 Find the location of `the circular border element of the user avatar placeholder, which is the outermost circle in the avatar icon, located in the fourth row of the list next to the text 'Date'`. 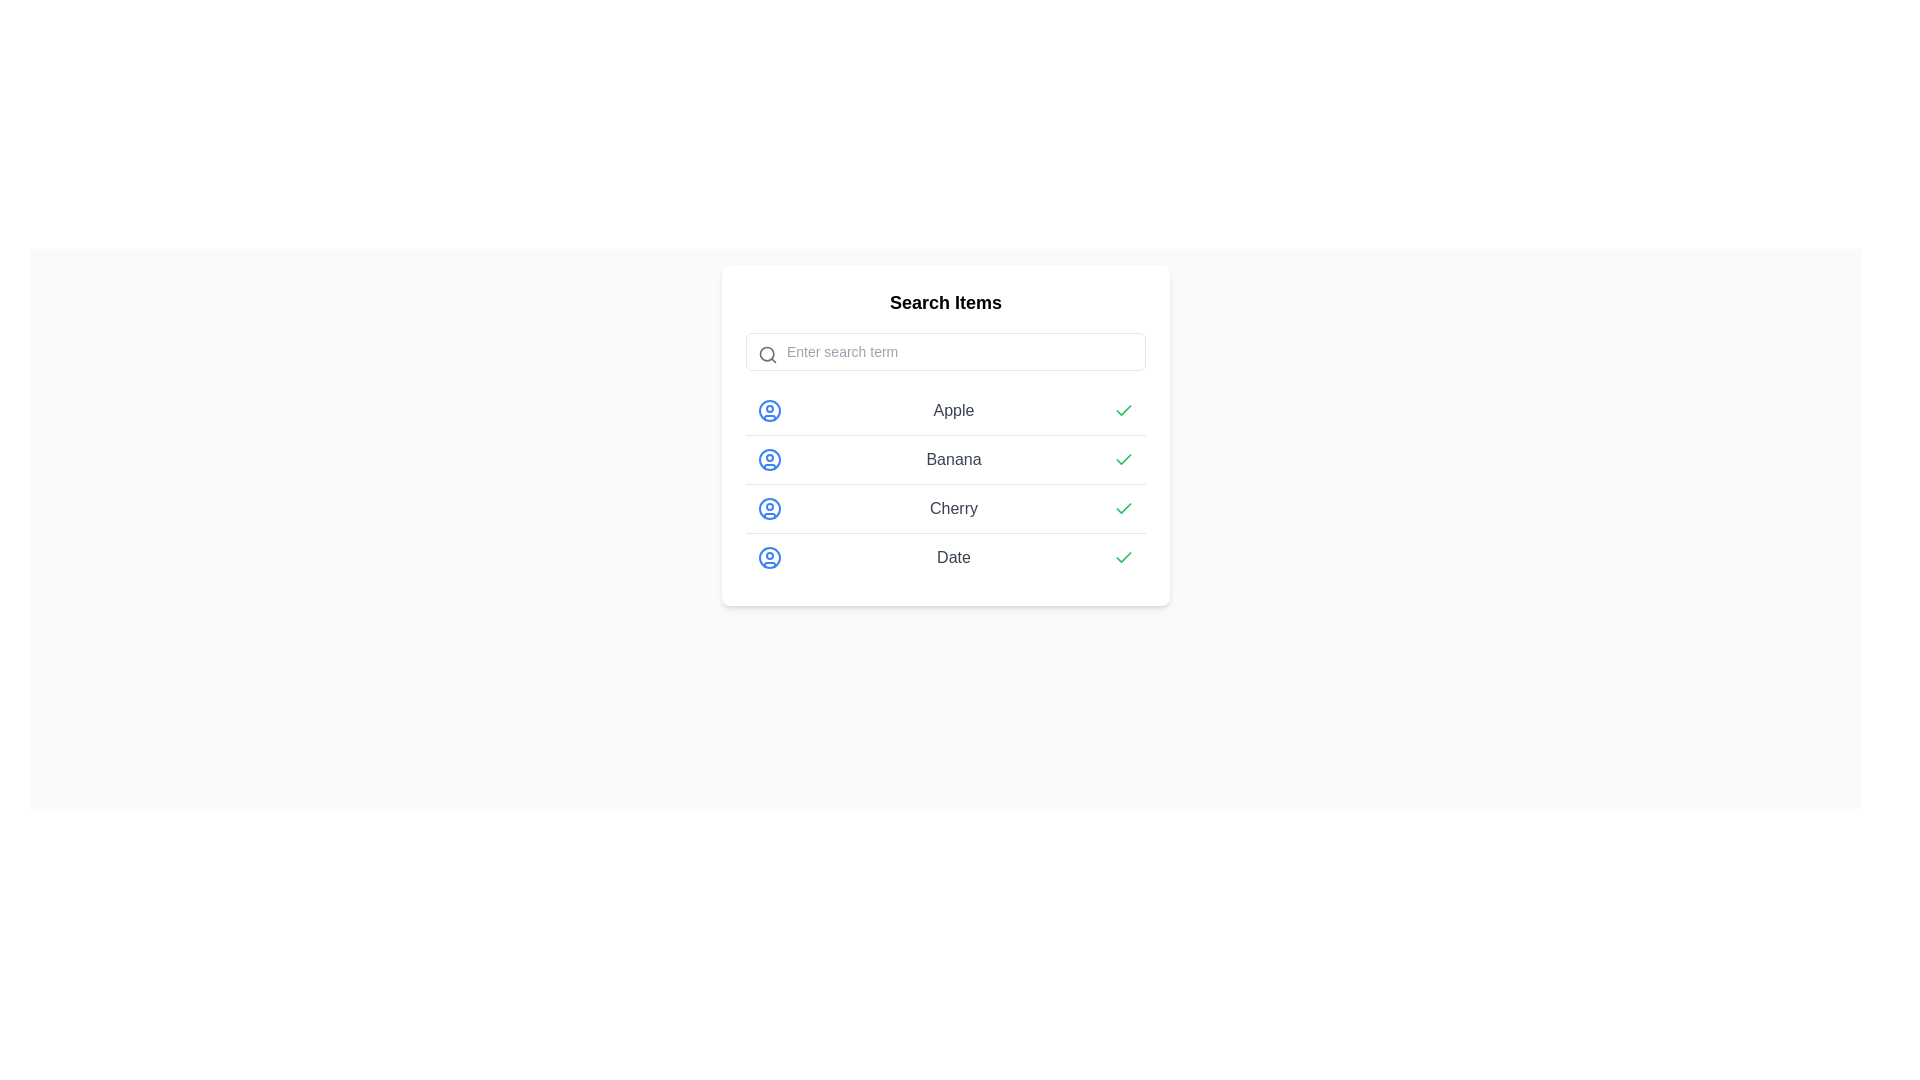

the circular border element of the user avatar placeholder, which is the outermost circle in the avatar icon, located in the fourth row of the list next to the text 'Date' is located at coordinates (768, 558).